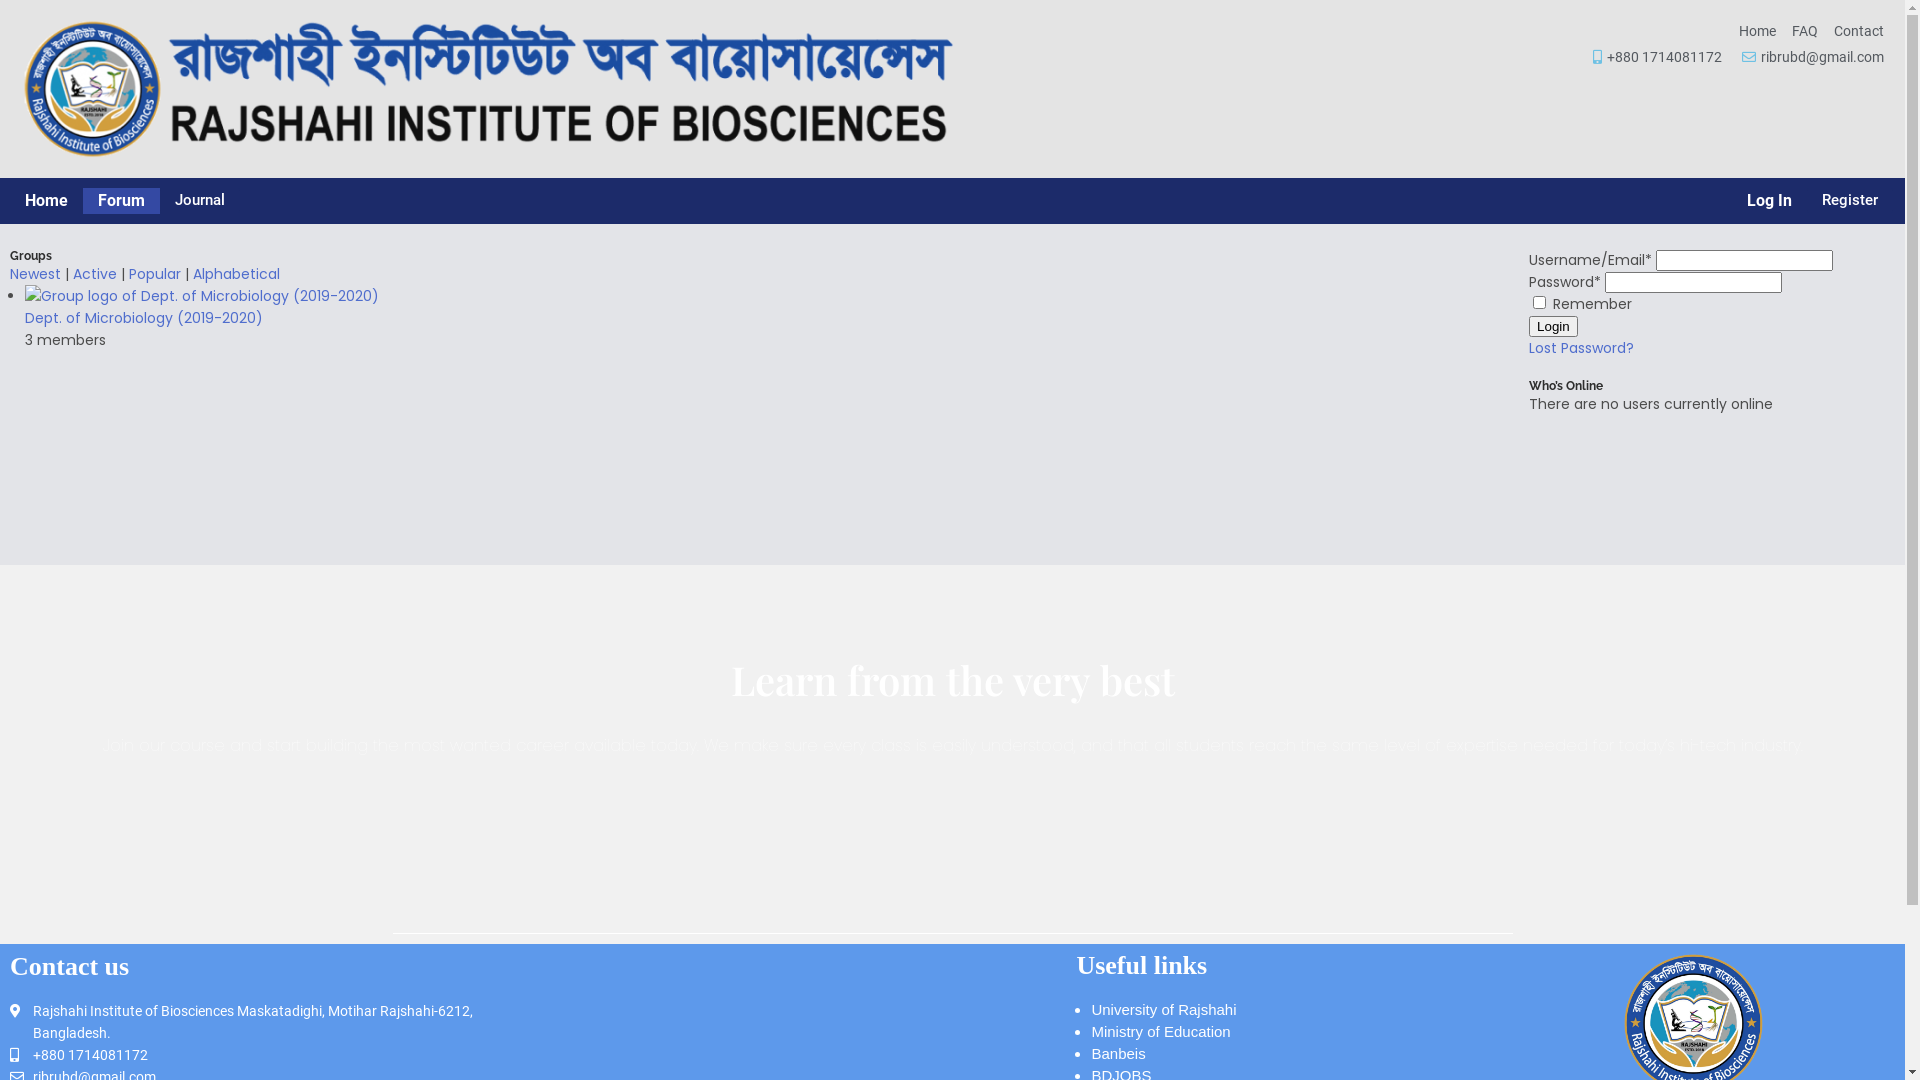  I want to click on 'Home', so click(1756, 30).